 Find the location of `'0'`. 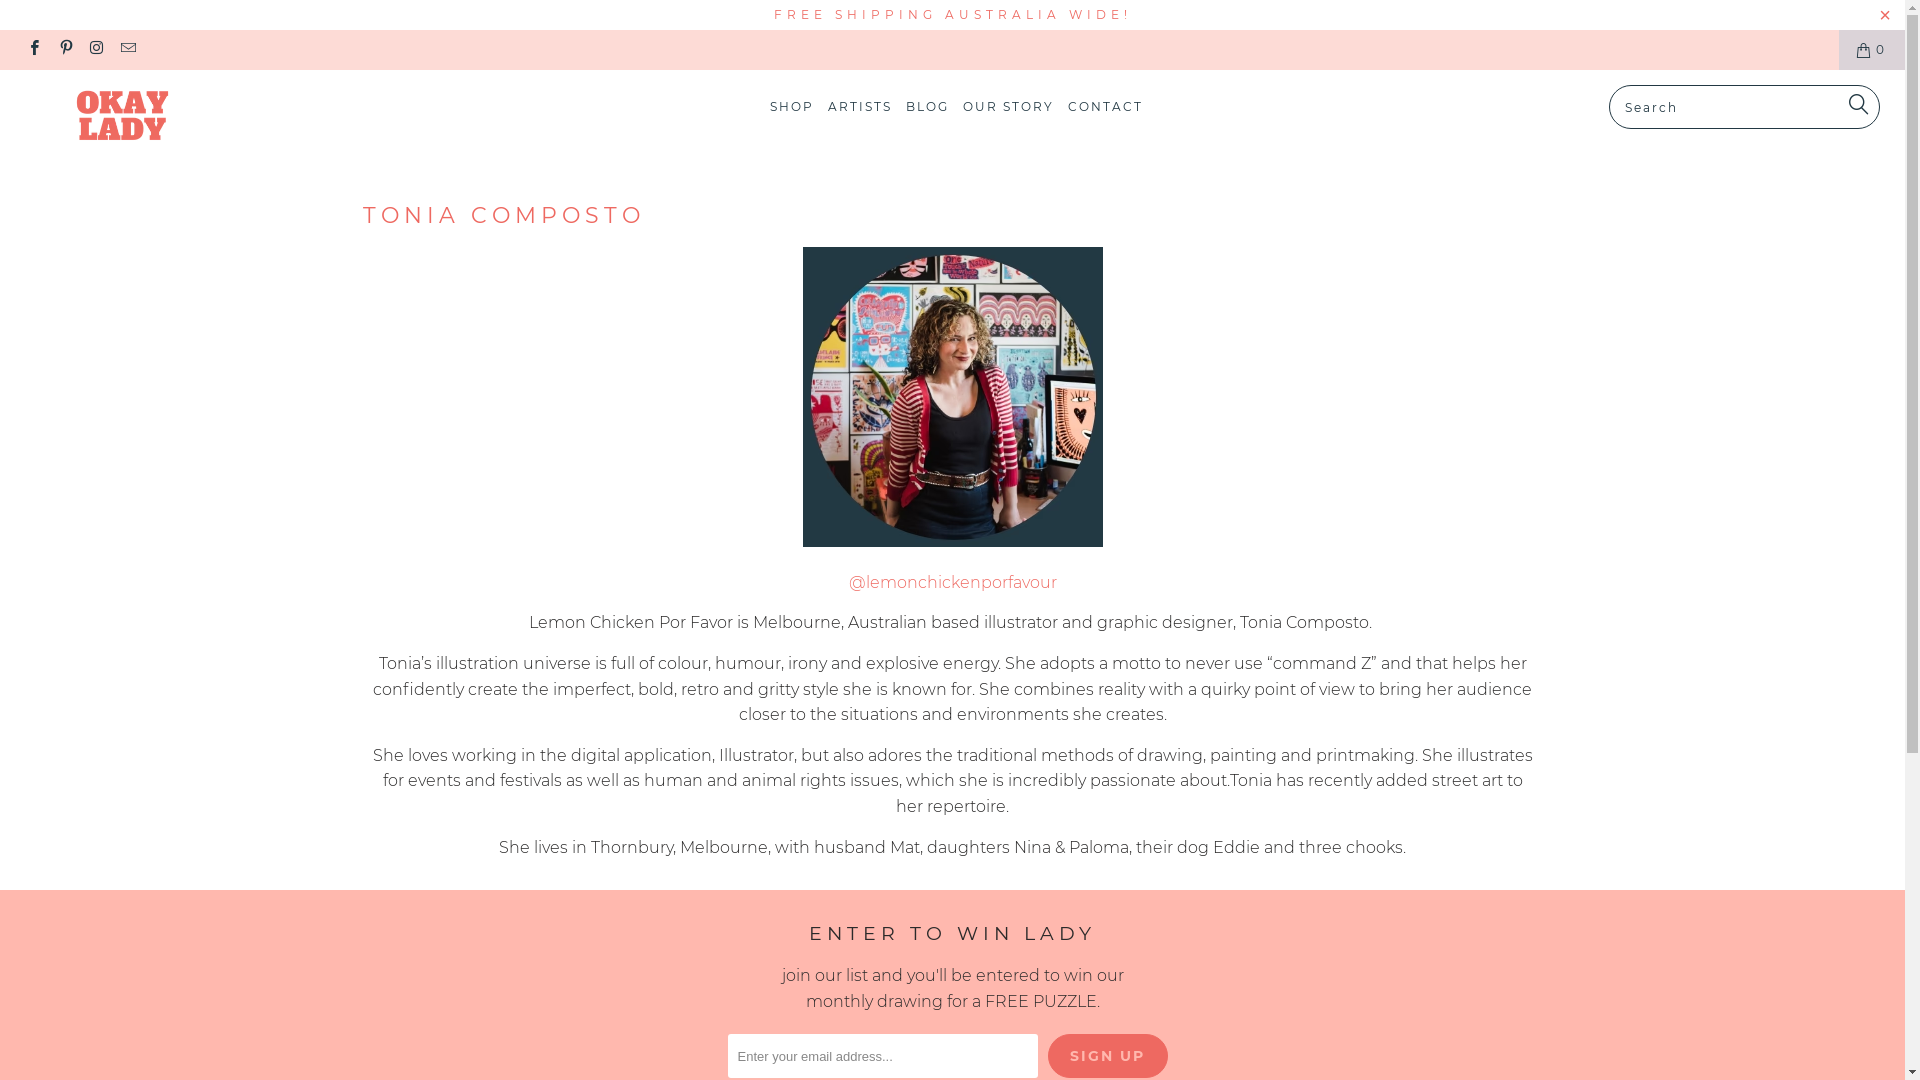

'0' is located at coordinates (1871, 49).